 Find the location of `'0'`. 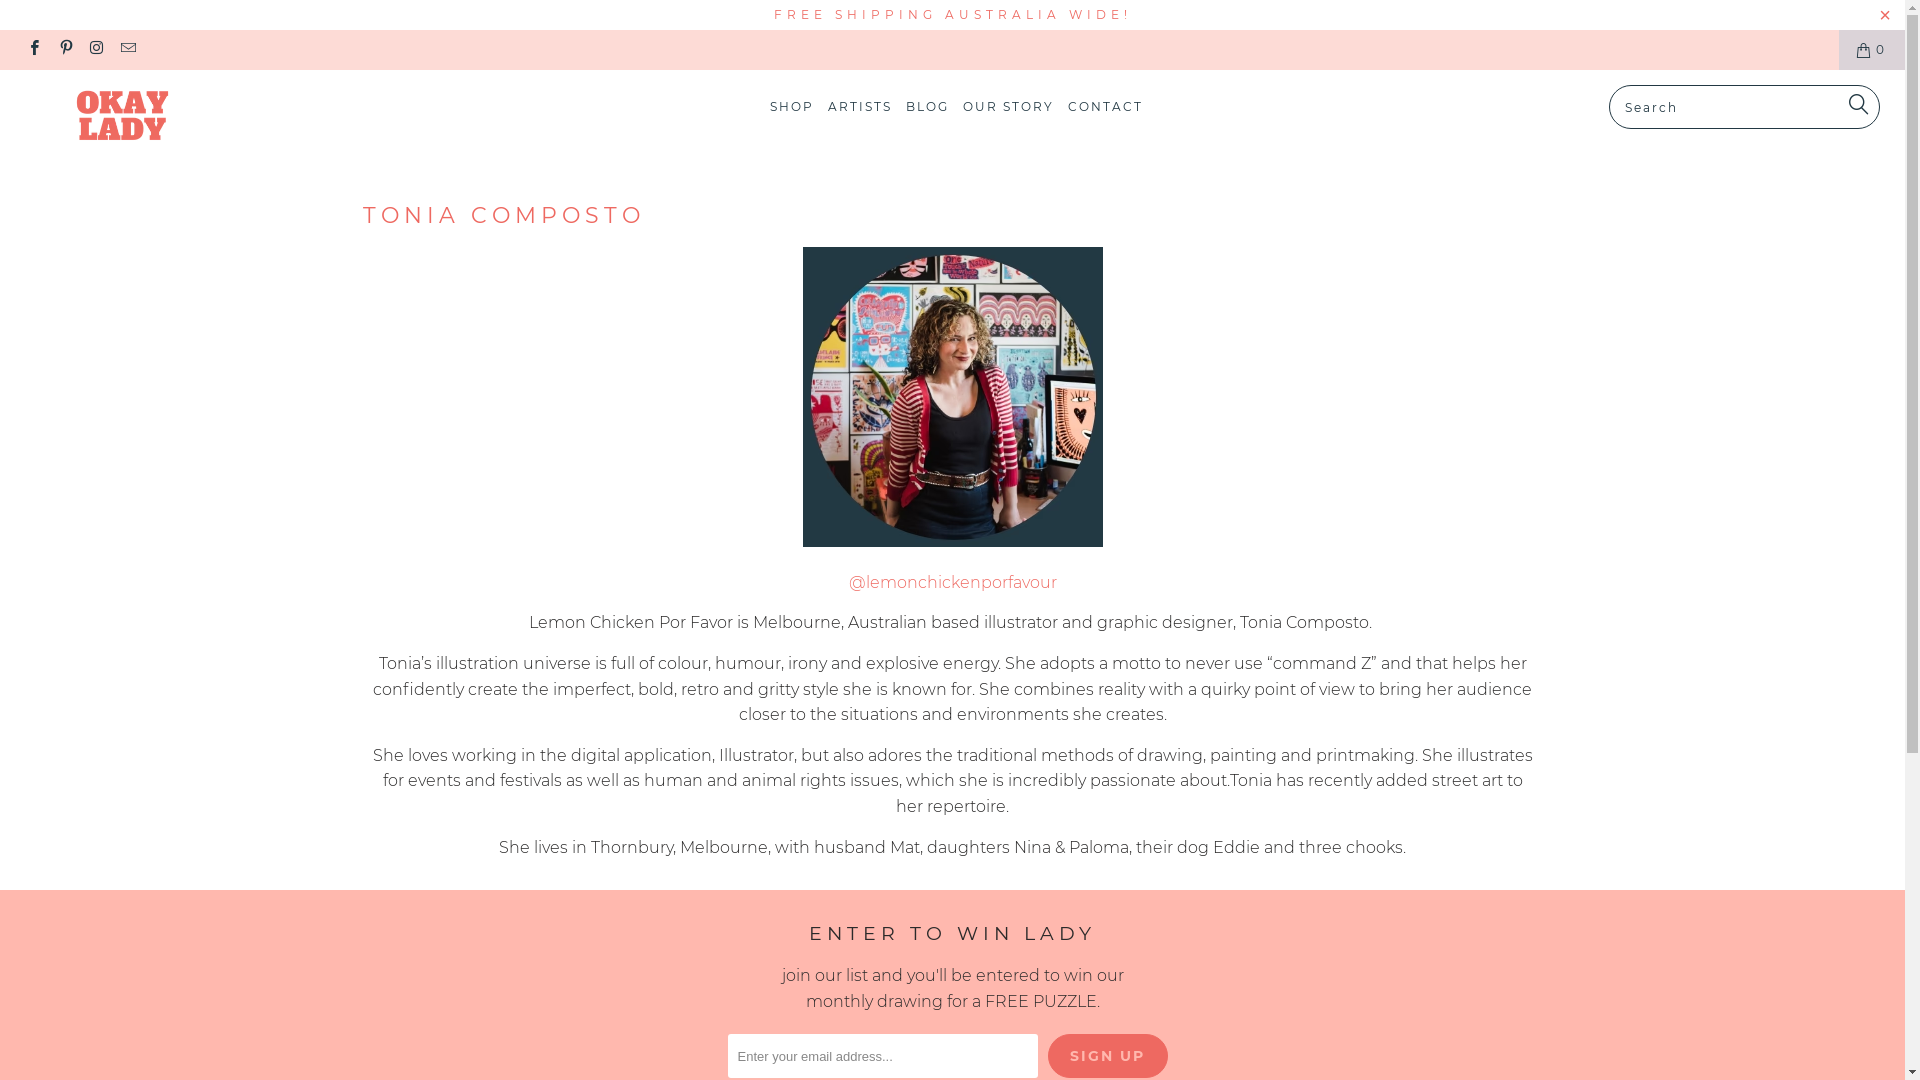

'0' is located at coordinates (1871, 49).